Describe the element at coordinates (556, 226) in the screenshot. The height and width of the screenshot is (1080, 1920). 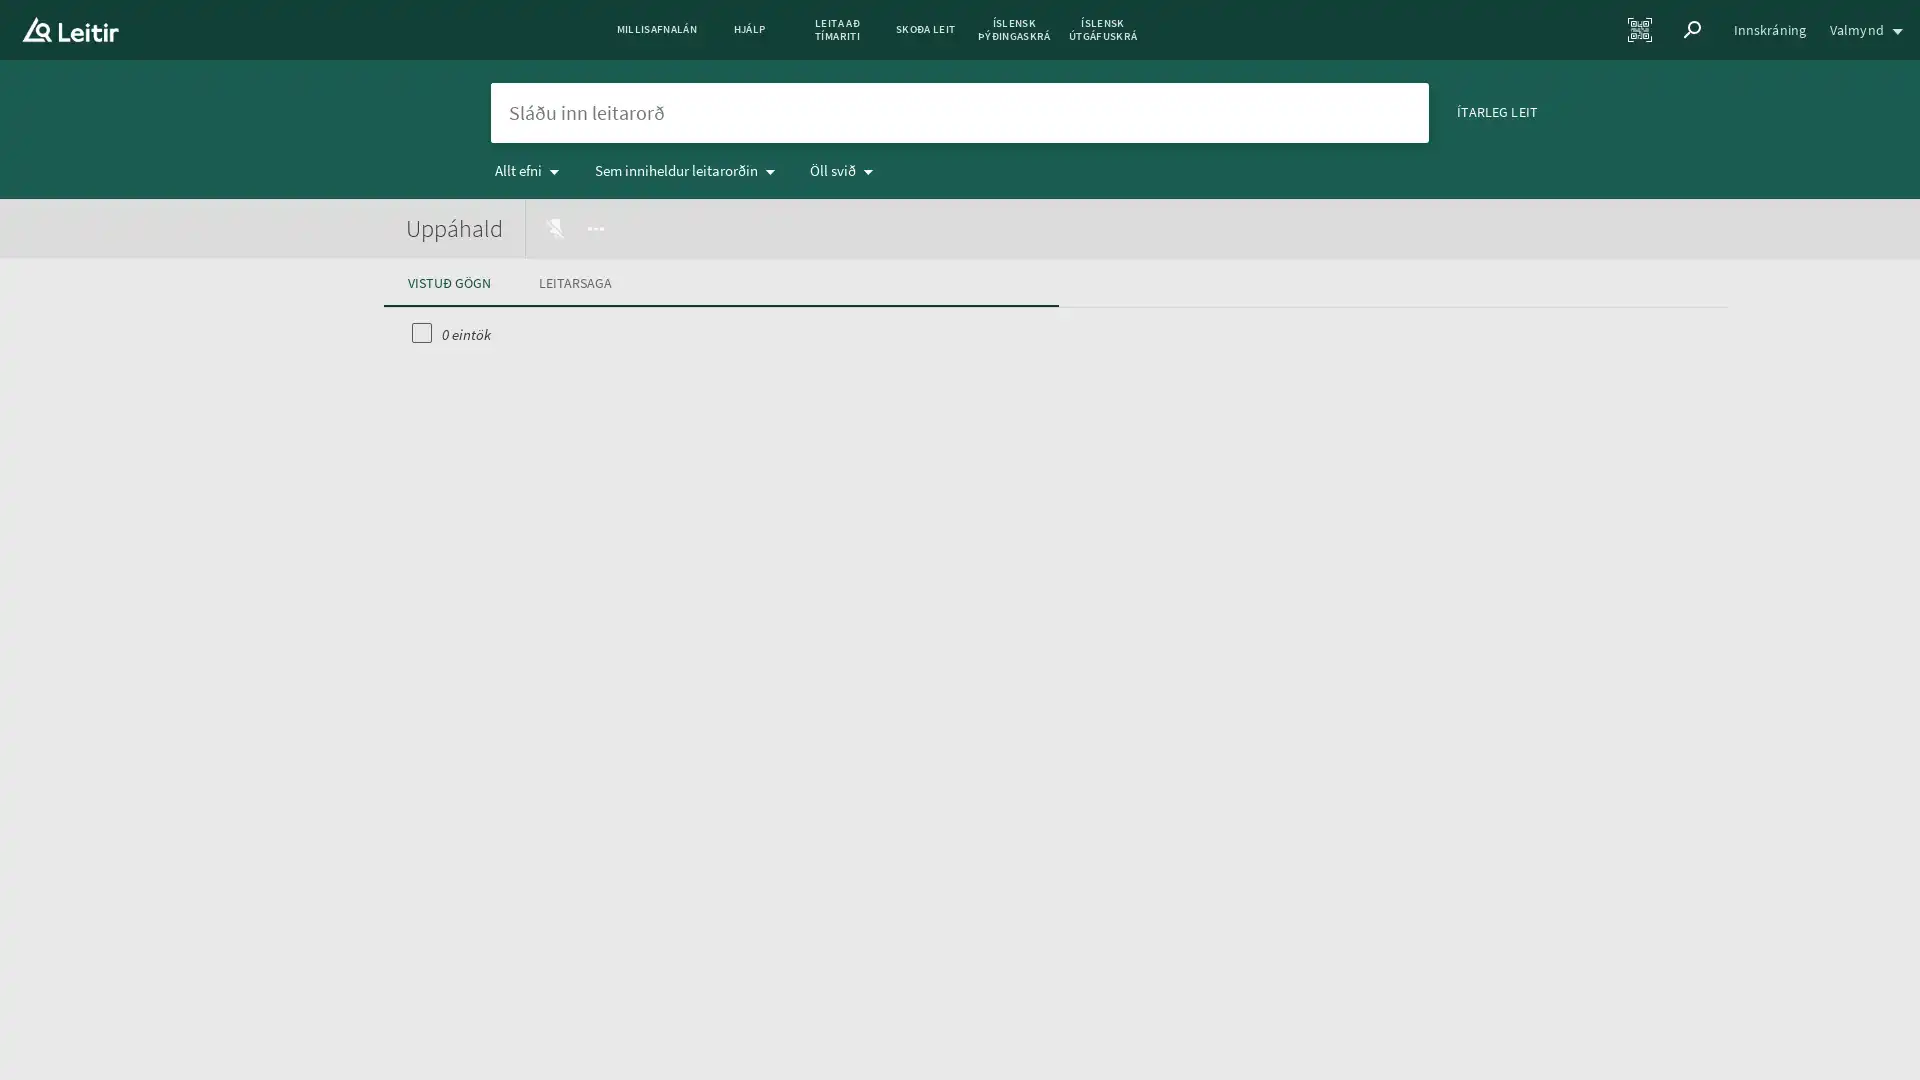
I see `Losa valin eintok  slokkt a Veldu eintok her a nean til a virkja styringar` at that location.